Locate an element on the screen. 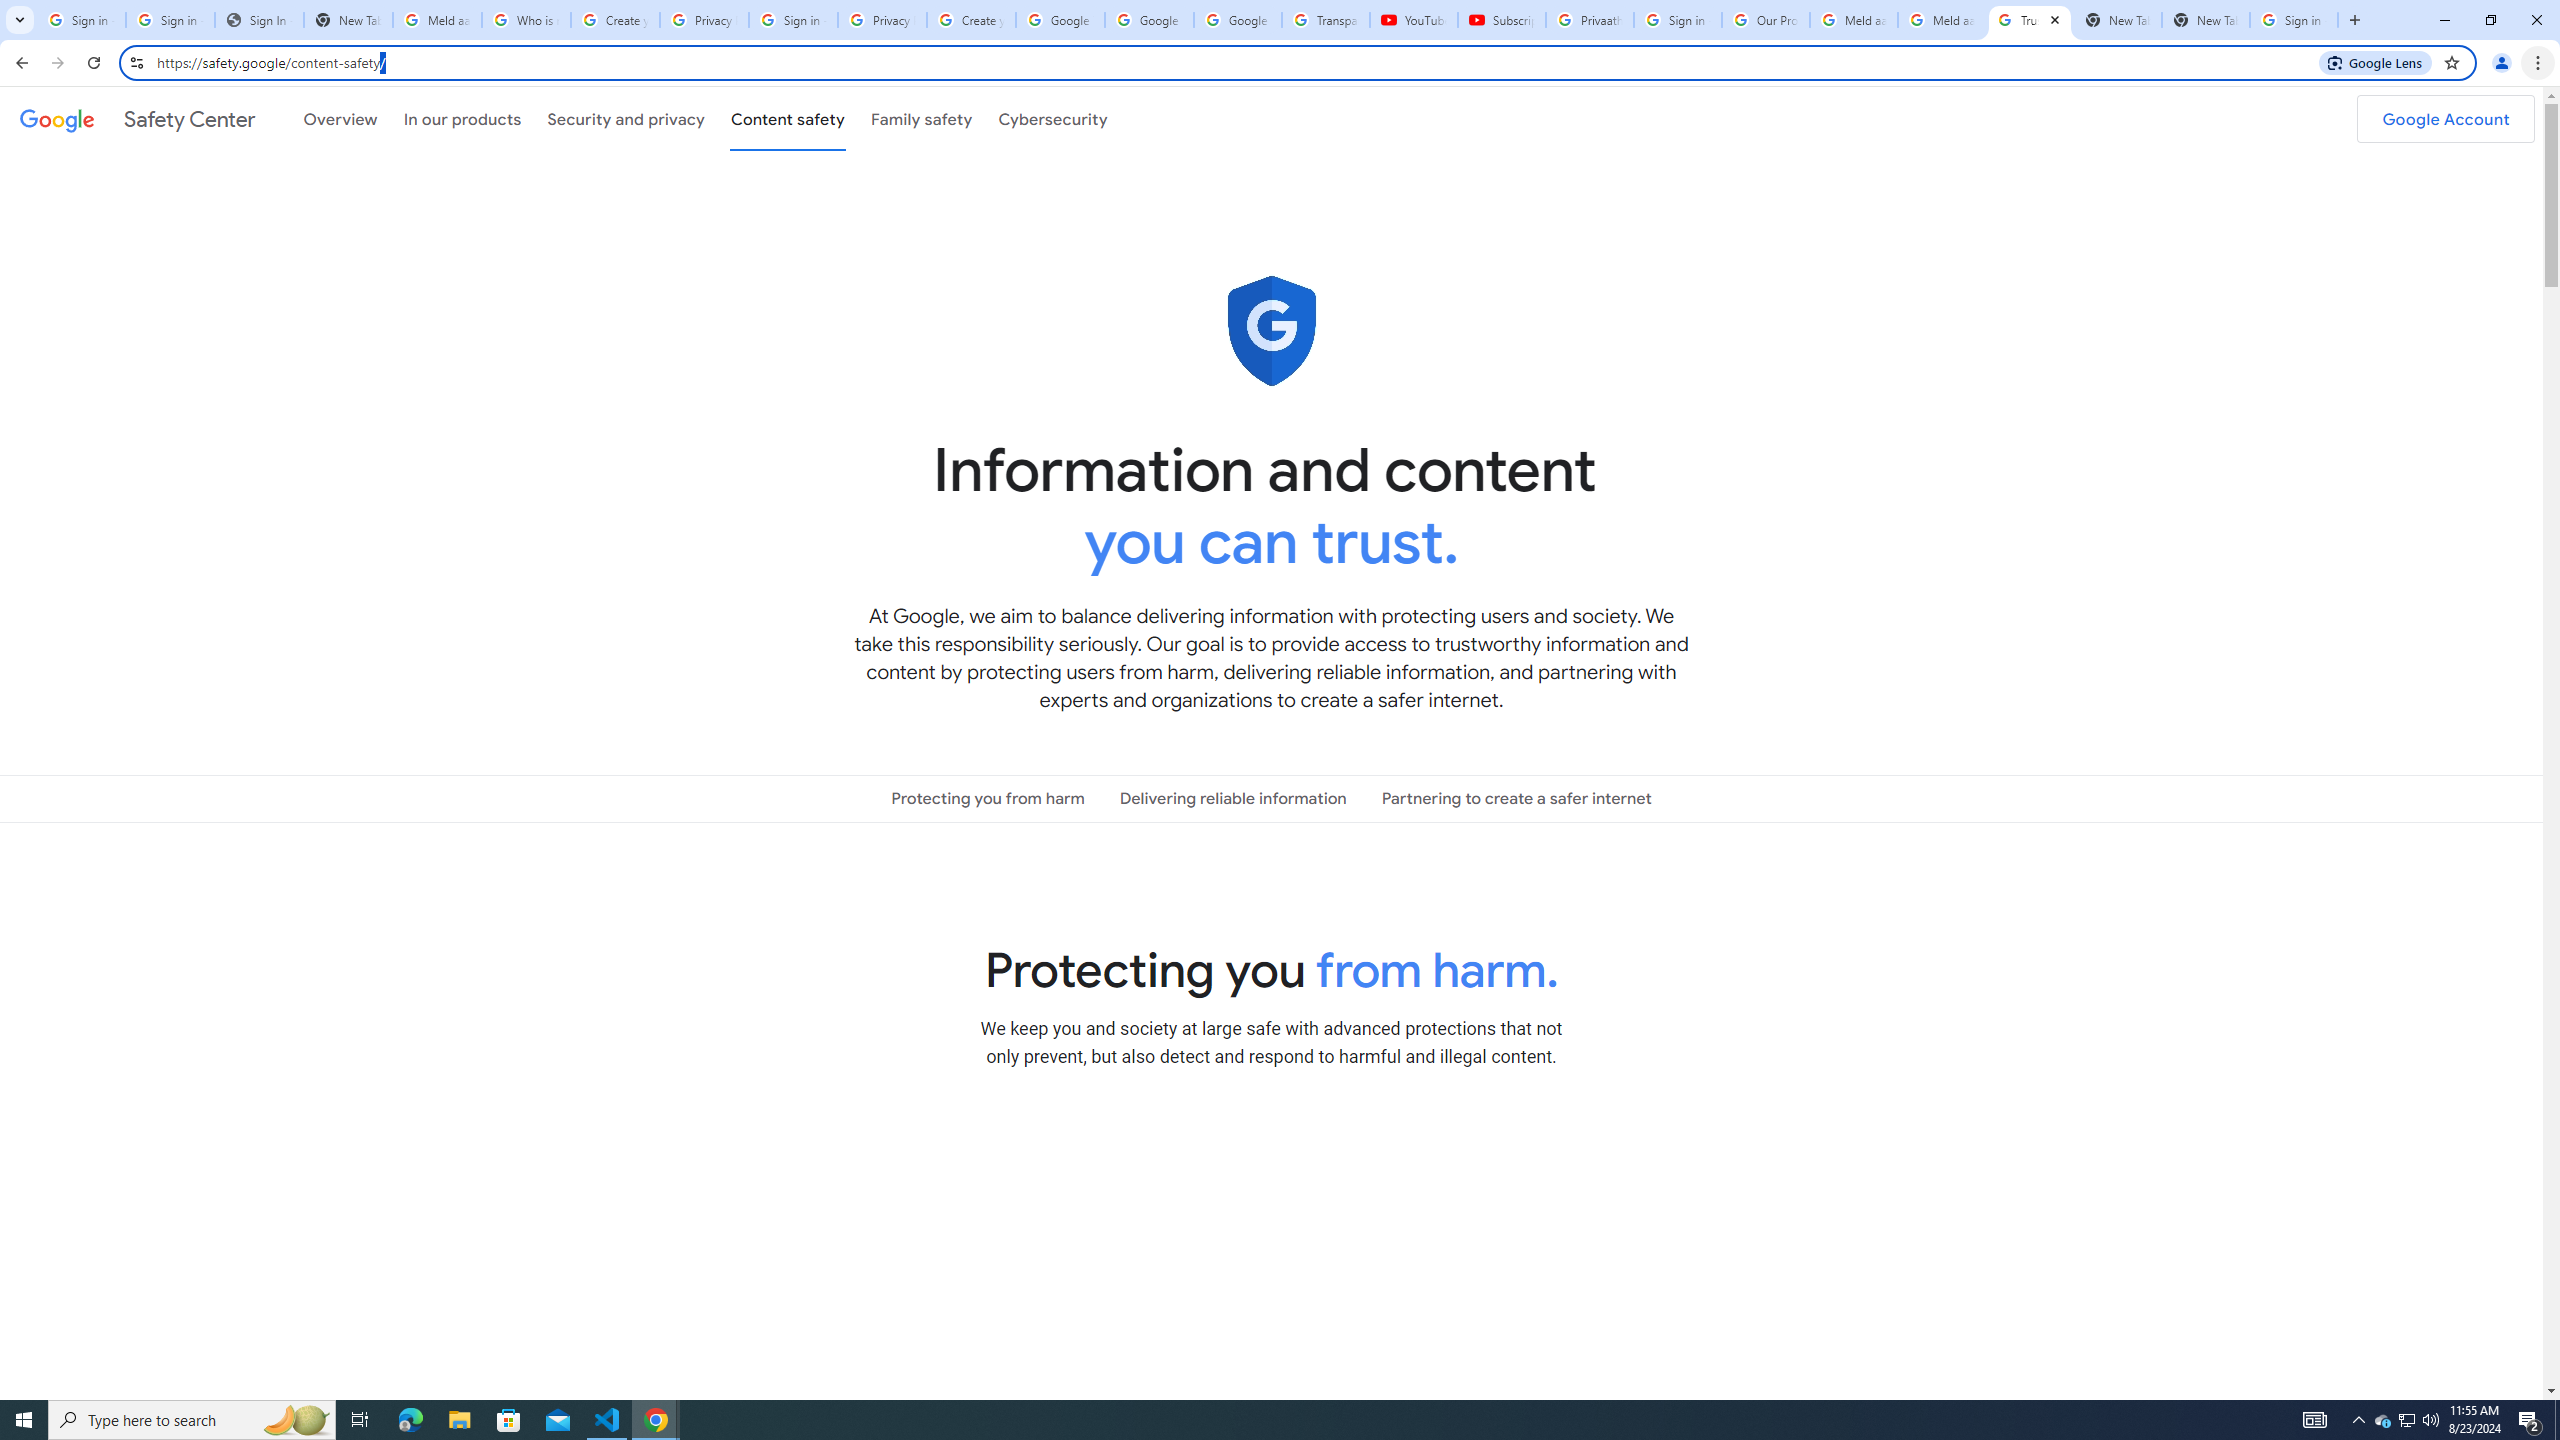 This screenshot has height=1440, width=2560. 'In our products' is located at coordinates (461, 118).